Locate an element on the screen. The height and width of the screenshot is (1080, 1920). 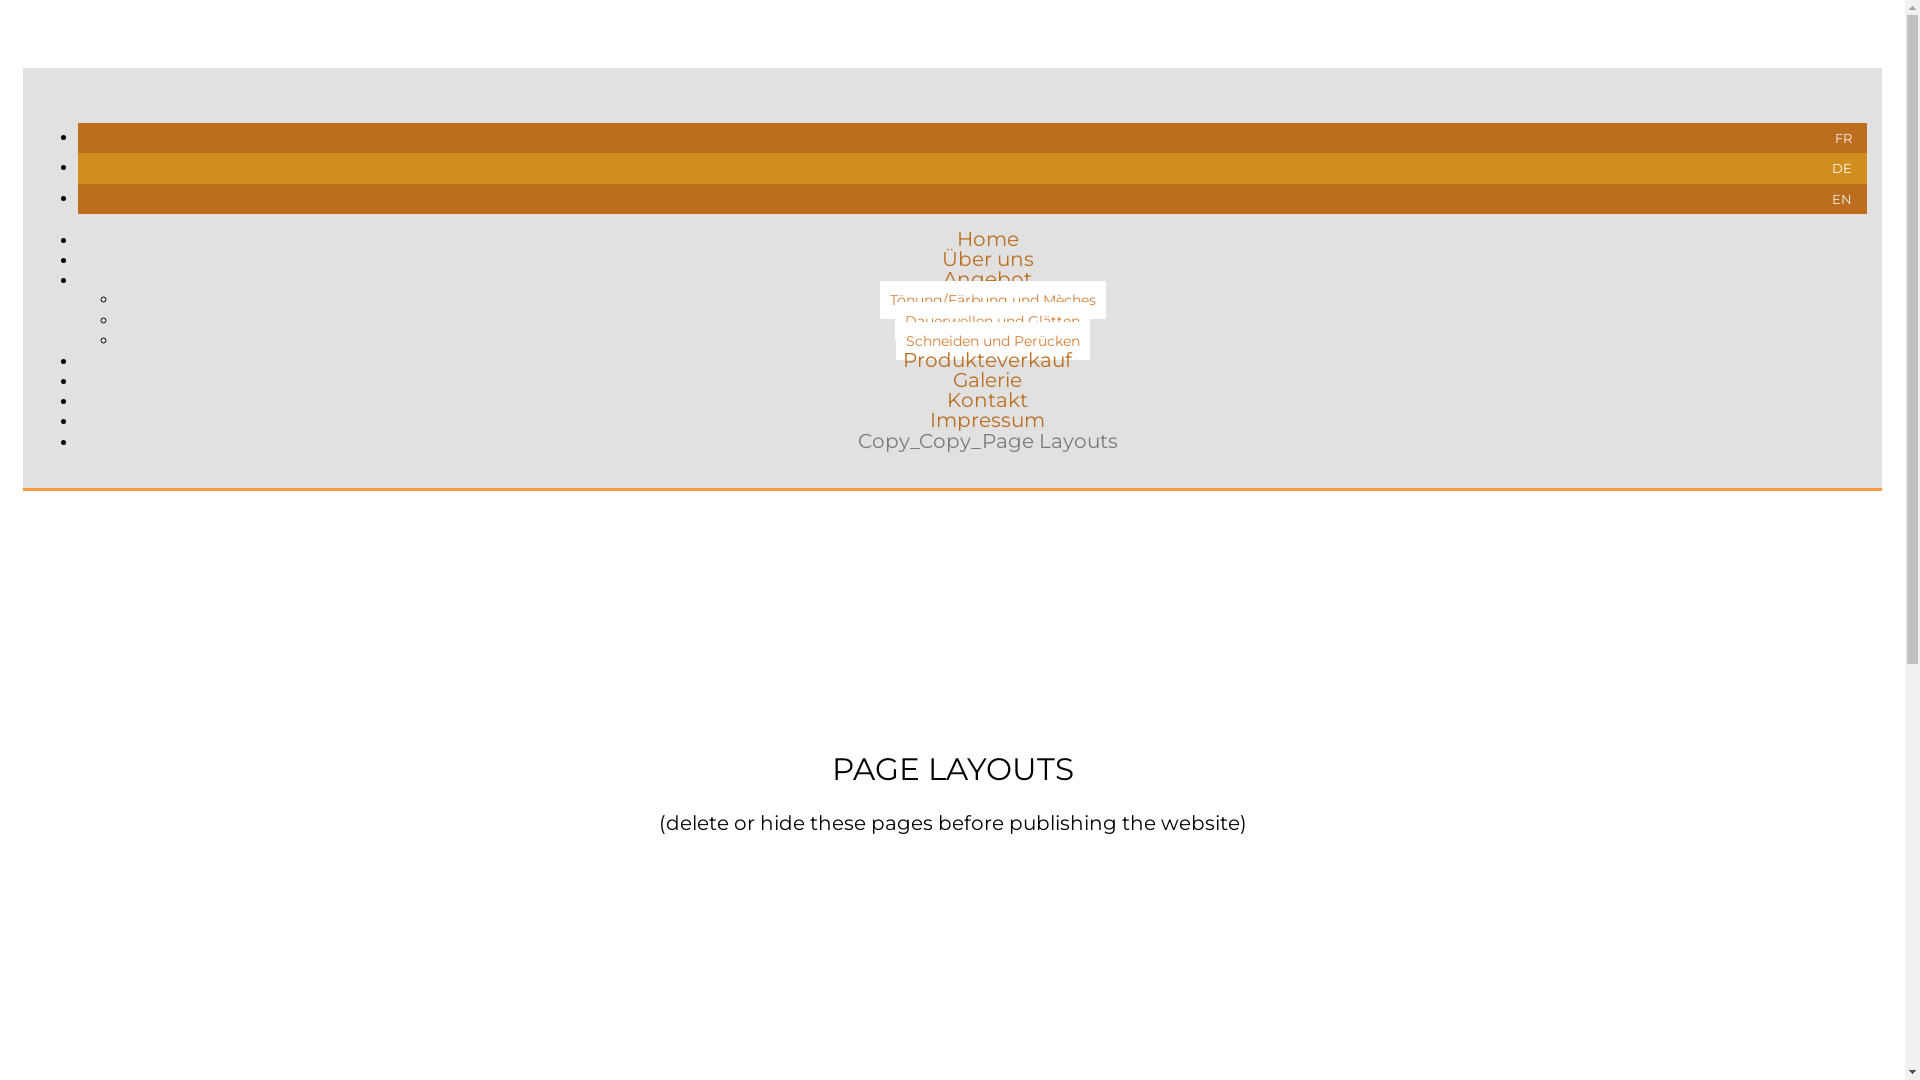
'Kontakt' is located at coordinates (987, 400).